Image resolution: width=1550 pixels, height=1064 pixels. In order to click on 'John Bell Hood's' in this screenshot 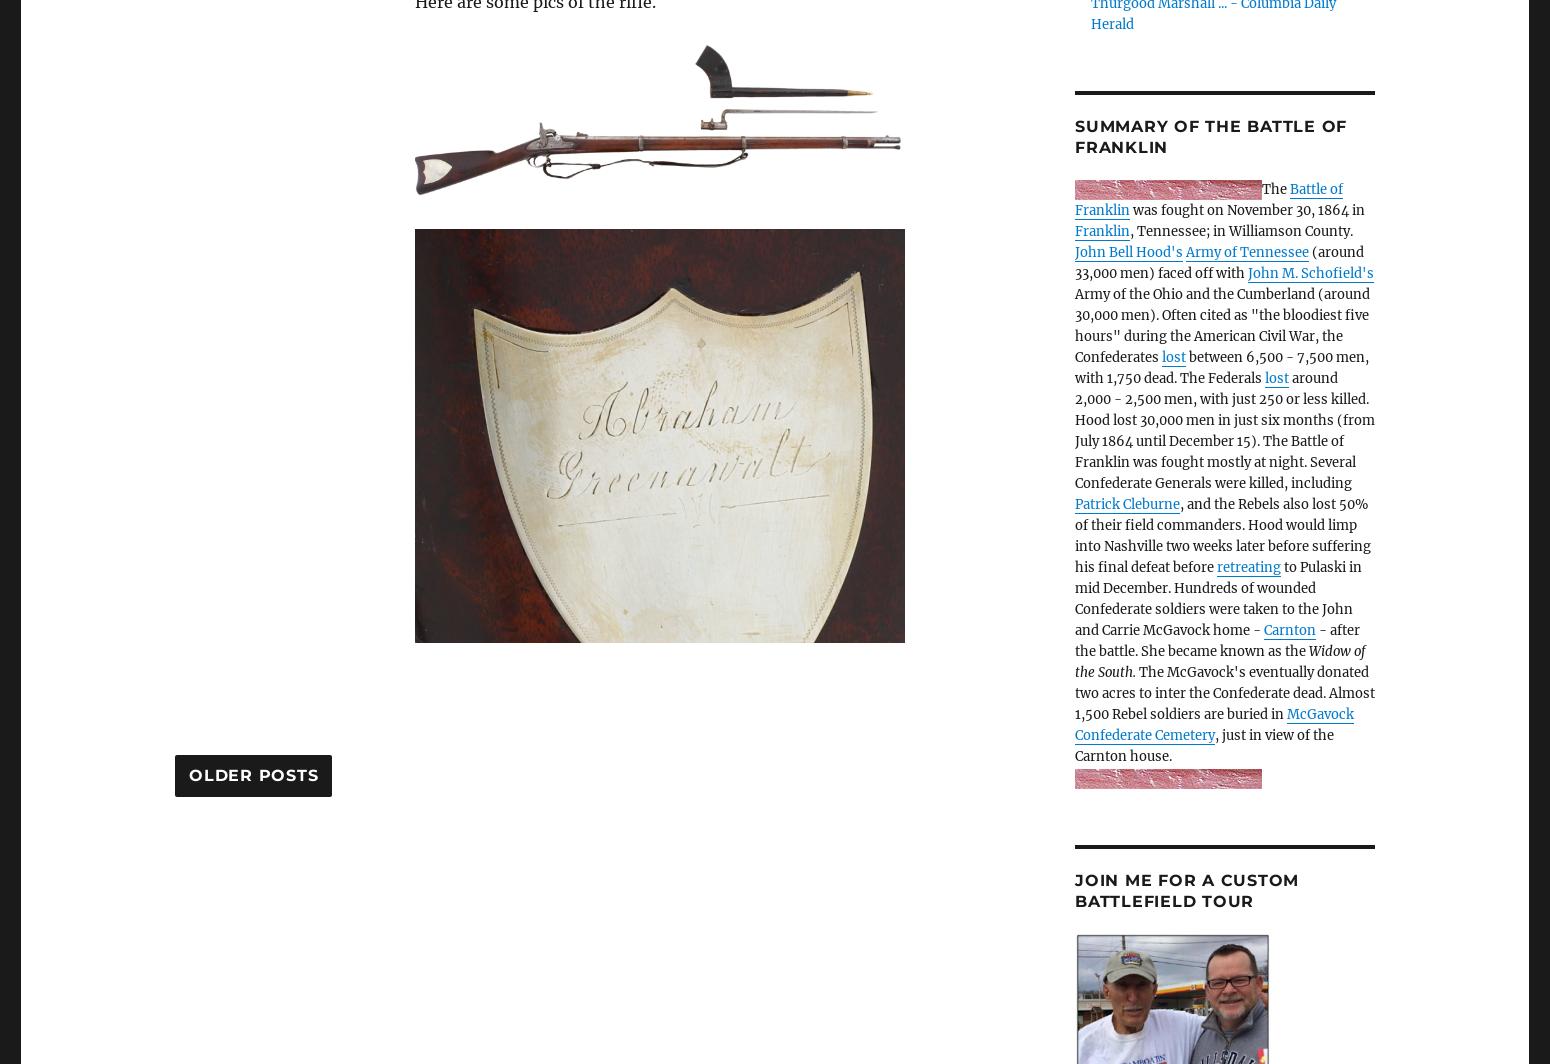, I will do `click(1128, 252)`.